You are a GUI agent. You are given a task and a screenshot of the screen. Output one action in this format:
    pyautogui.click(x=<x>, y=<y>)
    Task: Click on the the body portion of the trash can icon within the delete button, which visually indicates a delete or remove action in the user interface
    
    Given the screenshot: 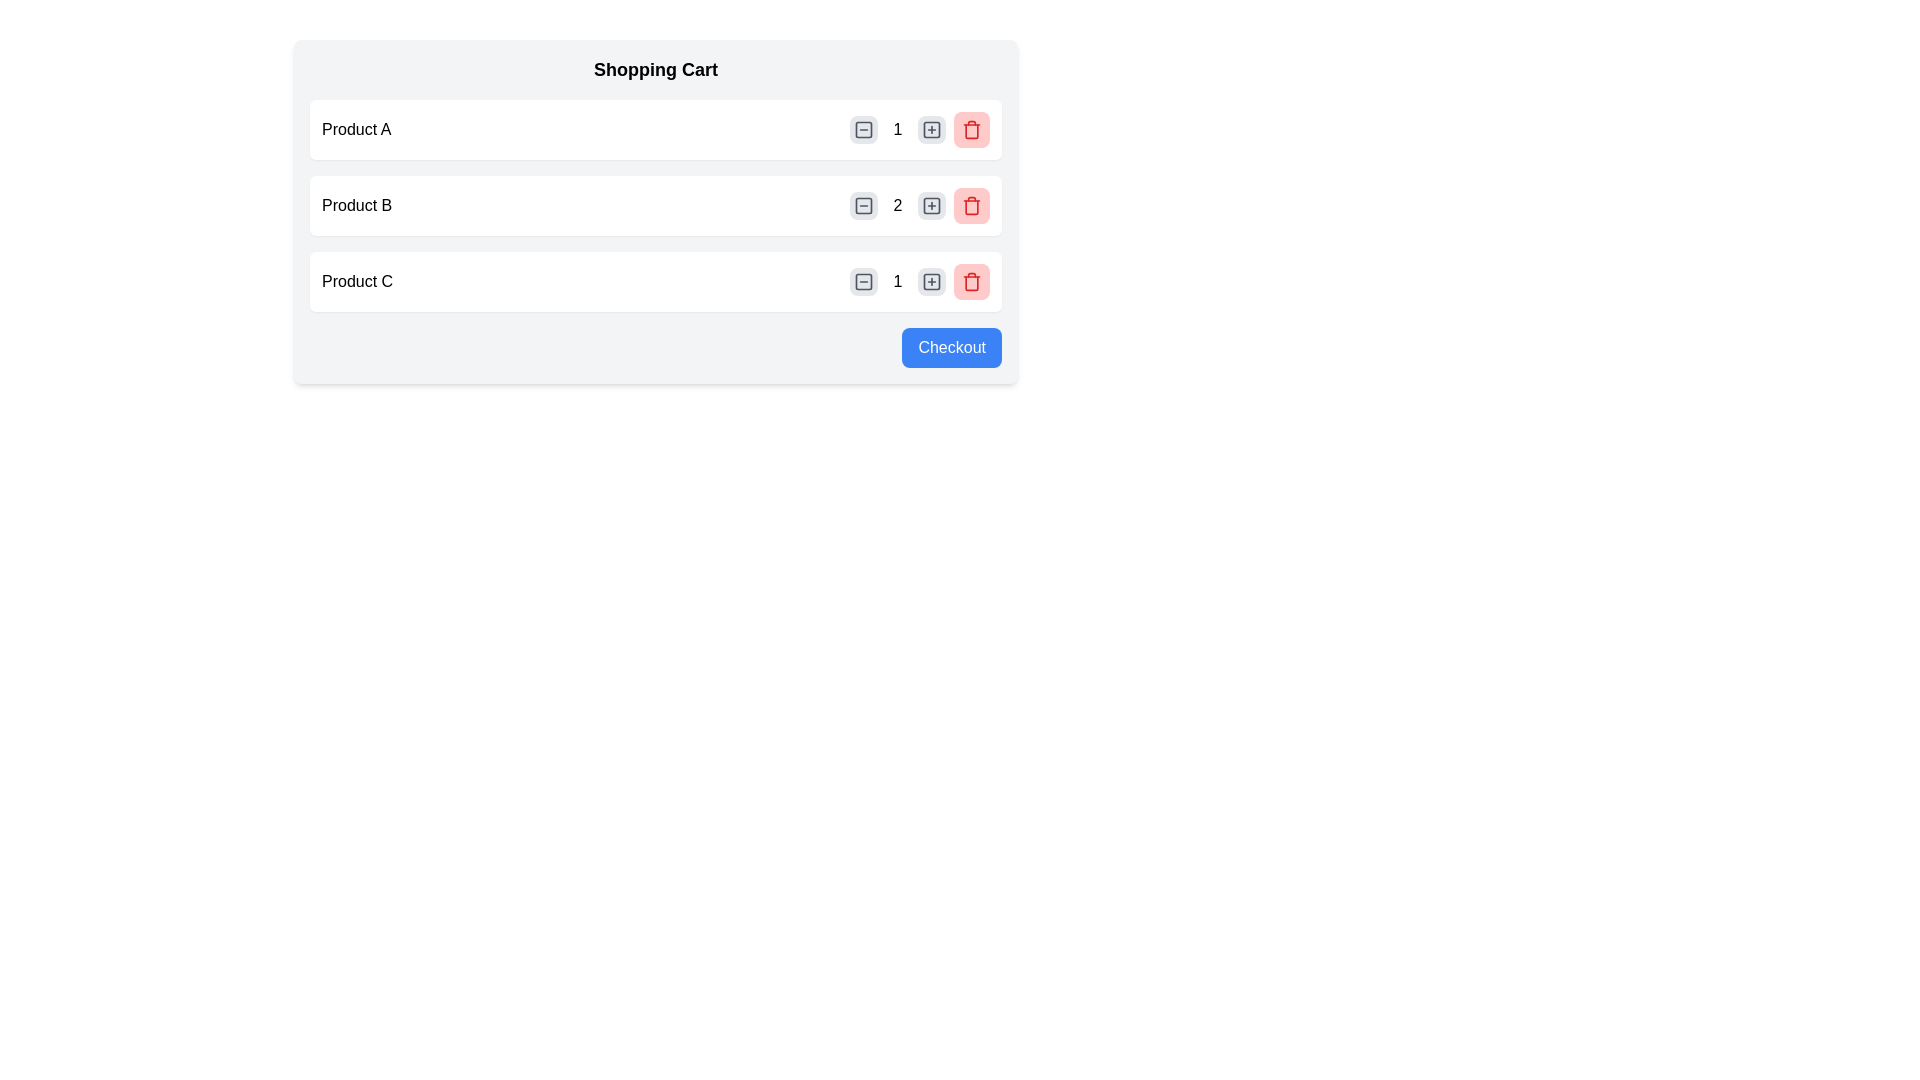 What is the action you would take?
    pyautogui.click(x=971, y=282)
    